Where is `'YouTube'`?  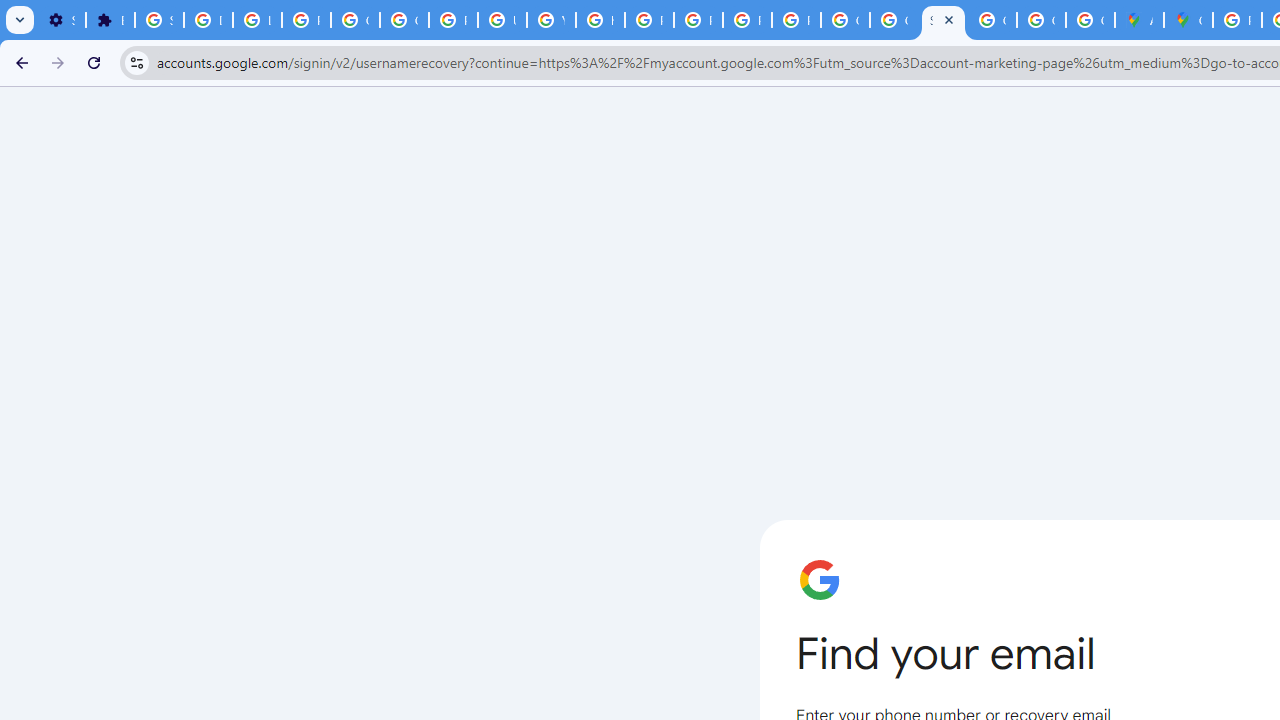
'YouTube' is located at coordinates (551, 20).